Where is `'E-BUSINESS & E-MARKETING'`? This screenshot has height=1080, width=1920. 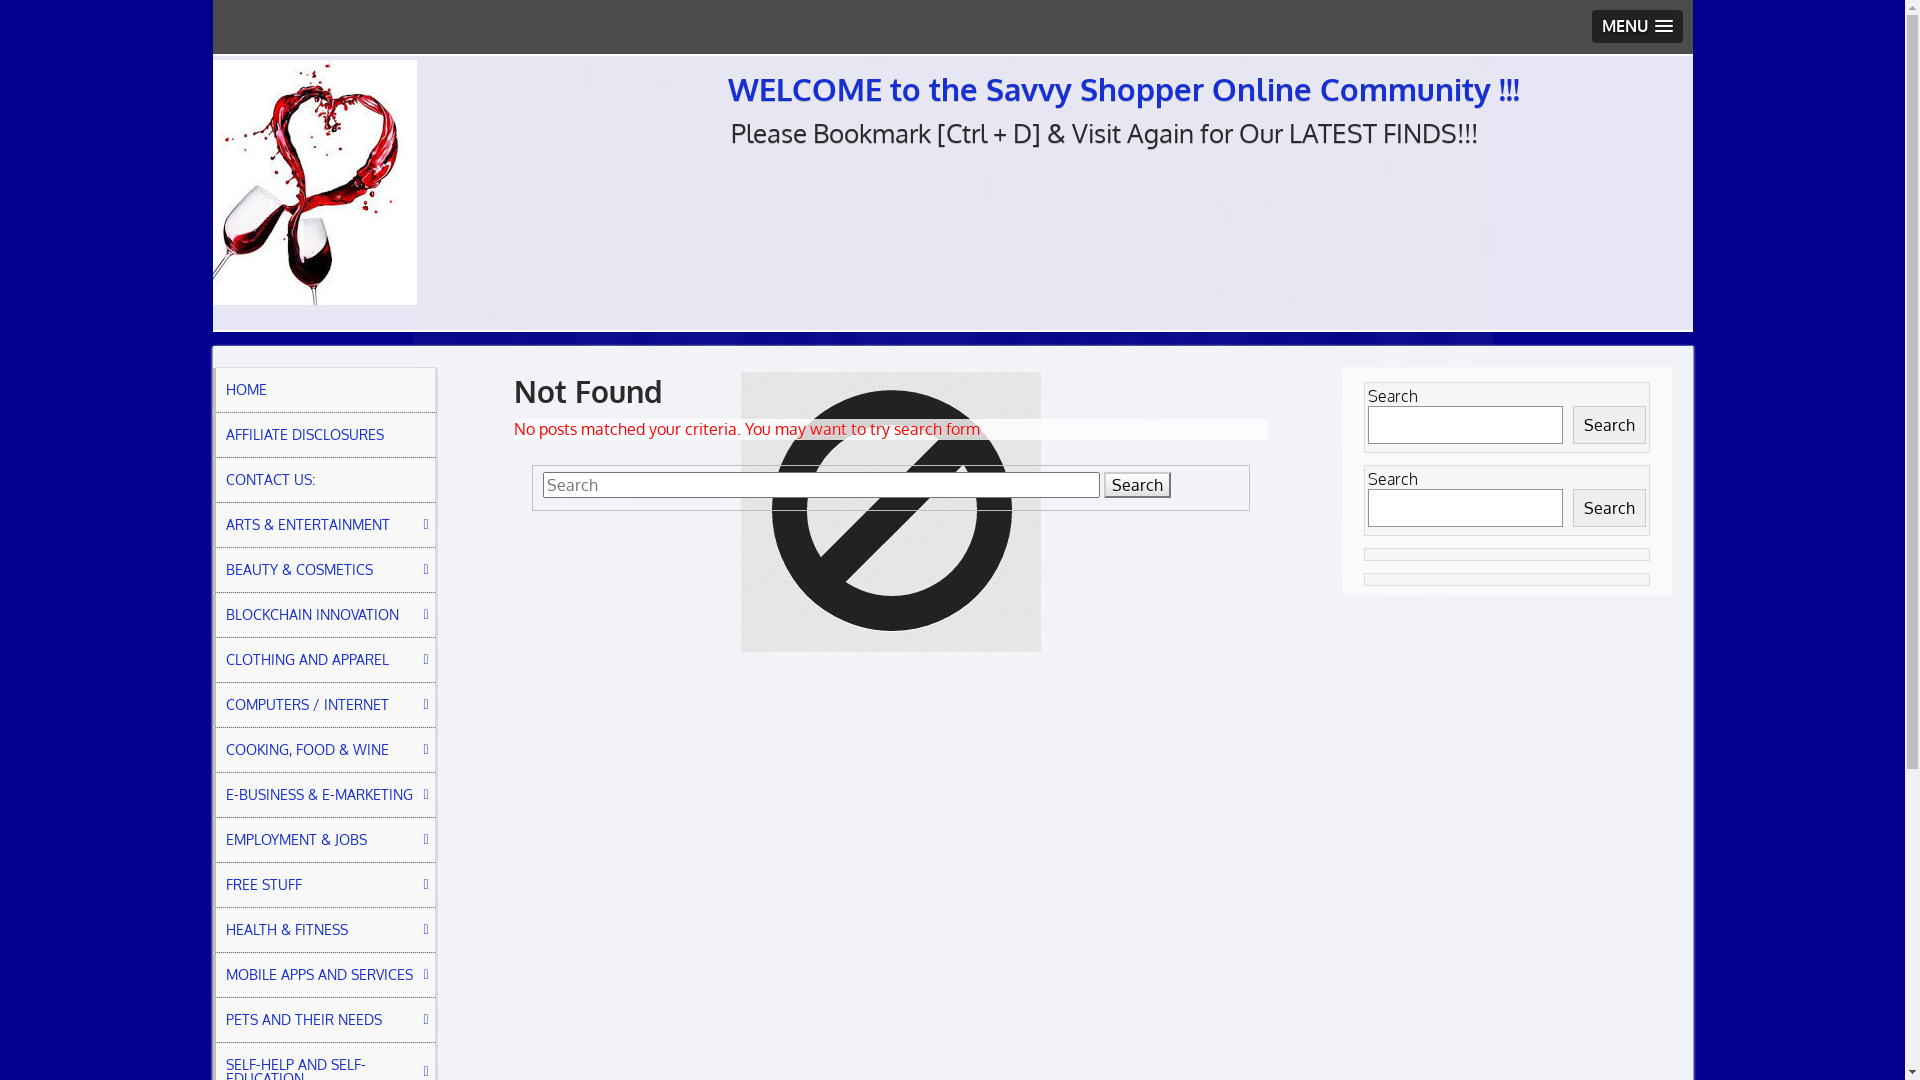 'E-BUSINESS & E-MARKETING' is located at coordinates (324, 793).